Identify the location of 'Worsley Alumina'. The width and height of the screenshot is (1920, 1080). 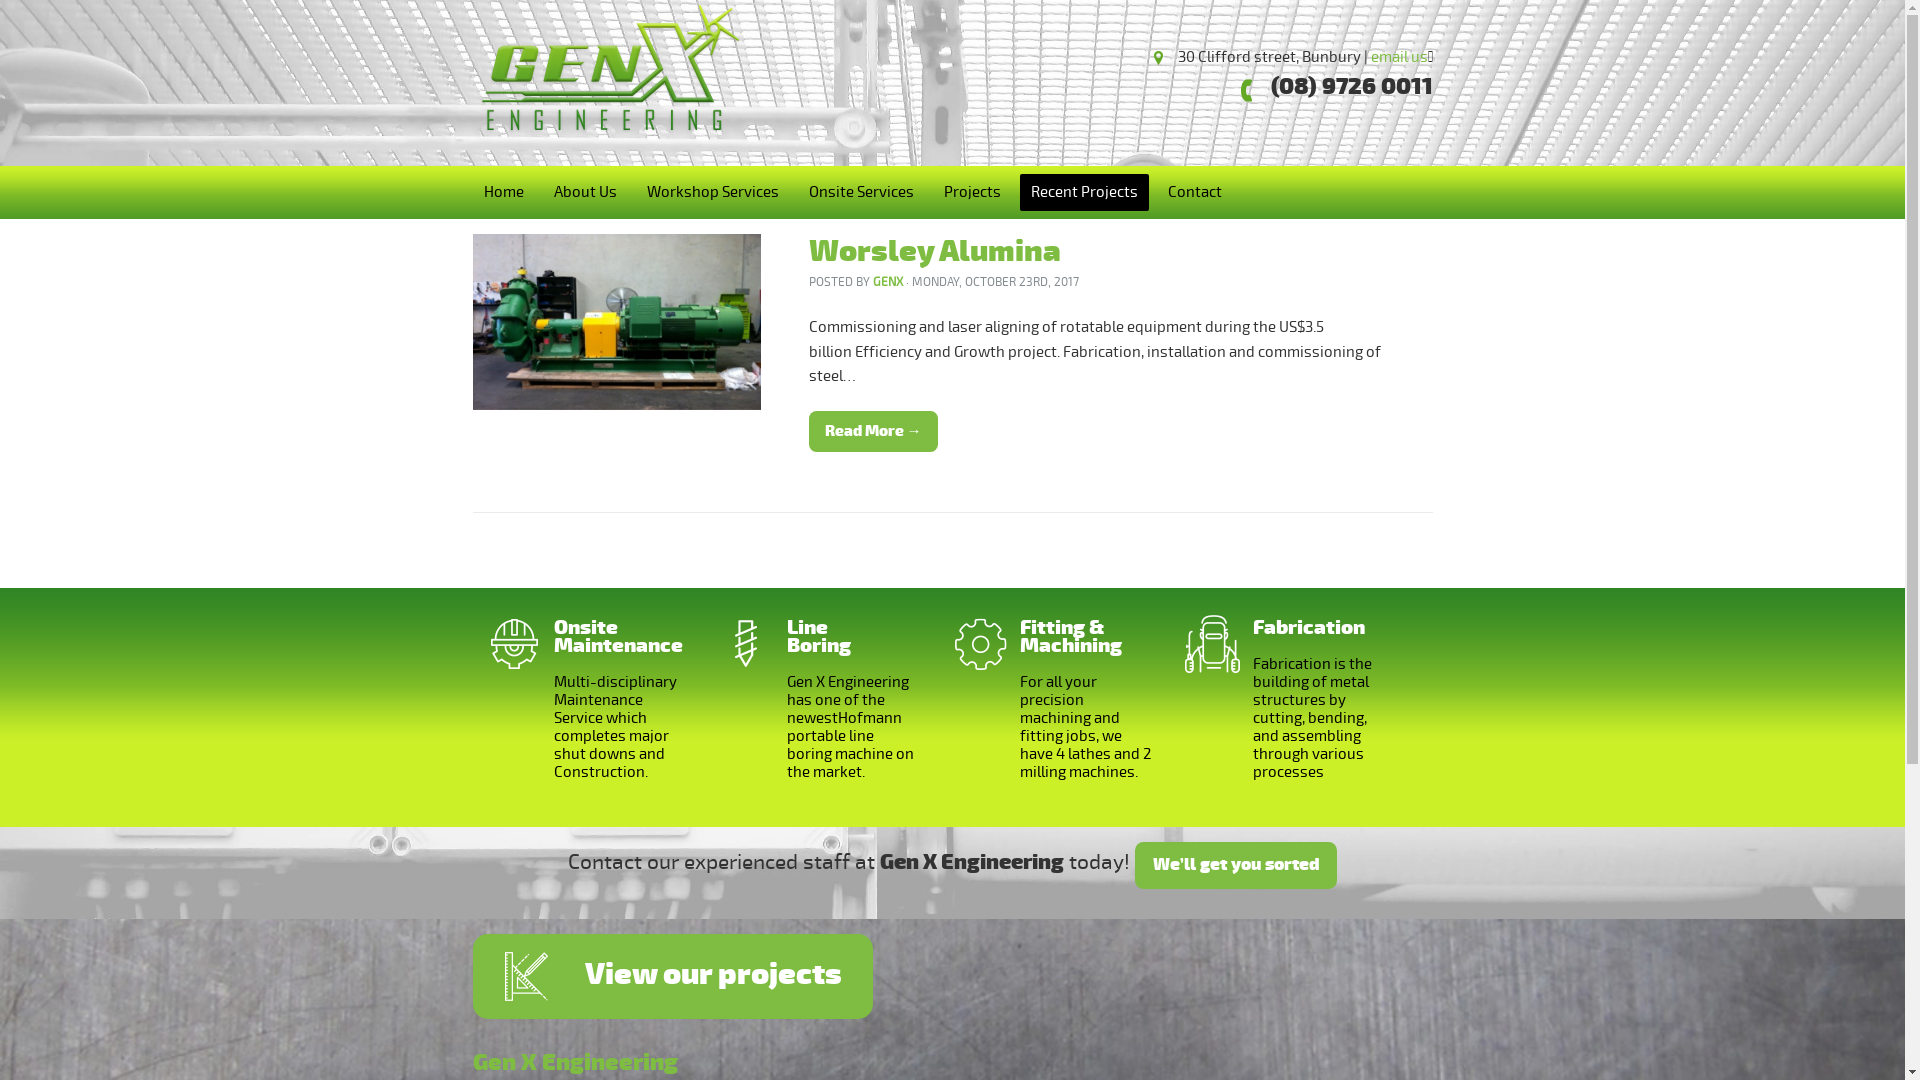
(933, 250).